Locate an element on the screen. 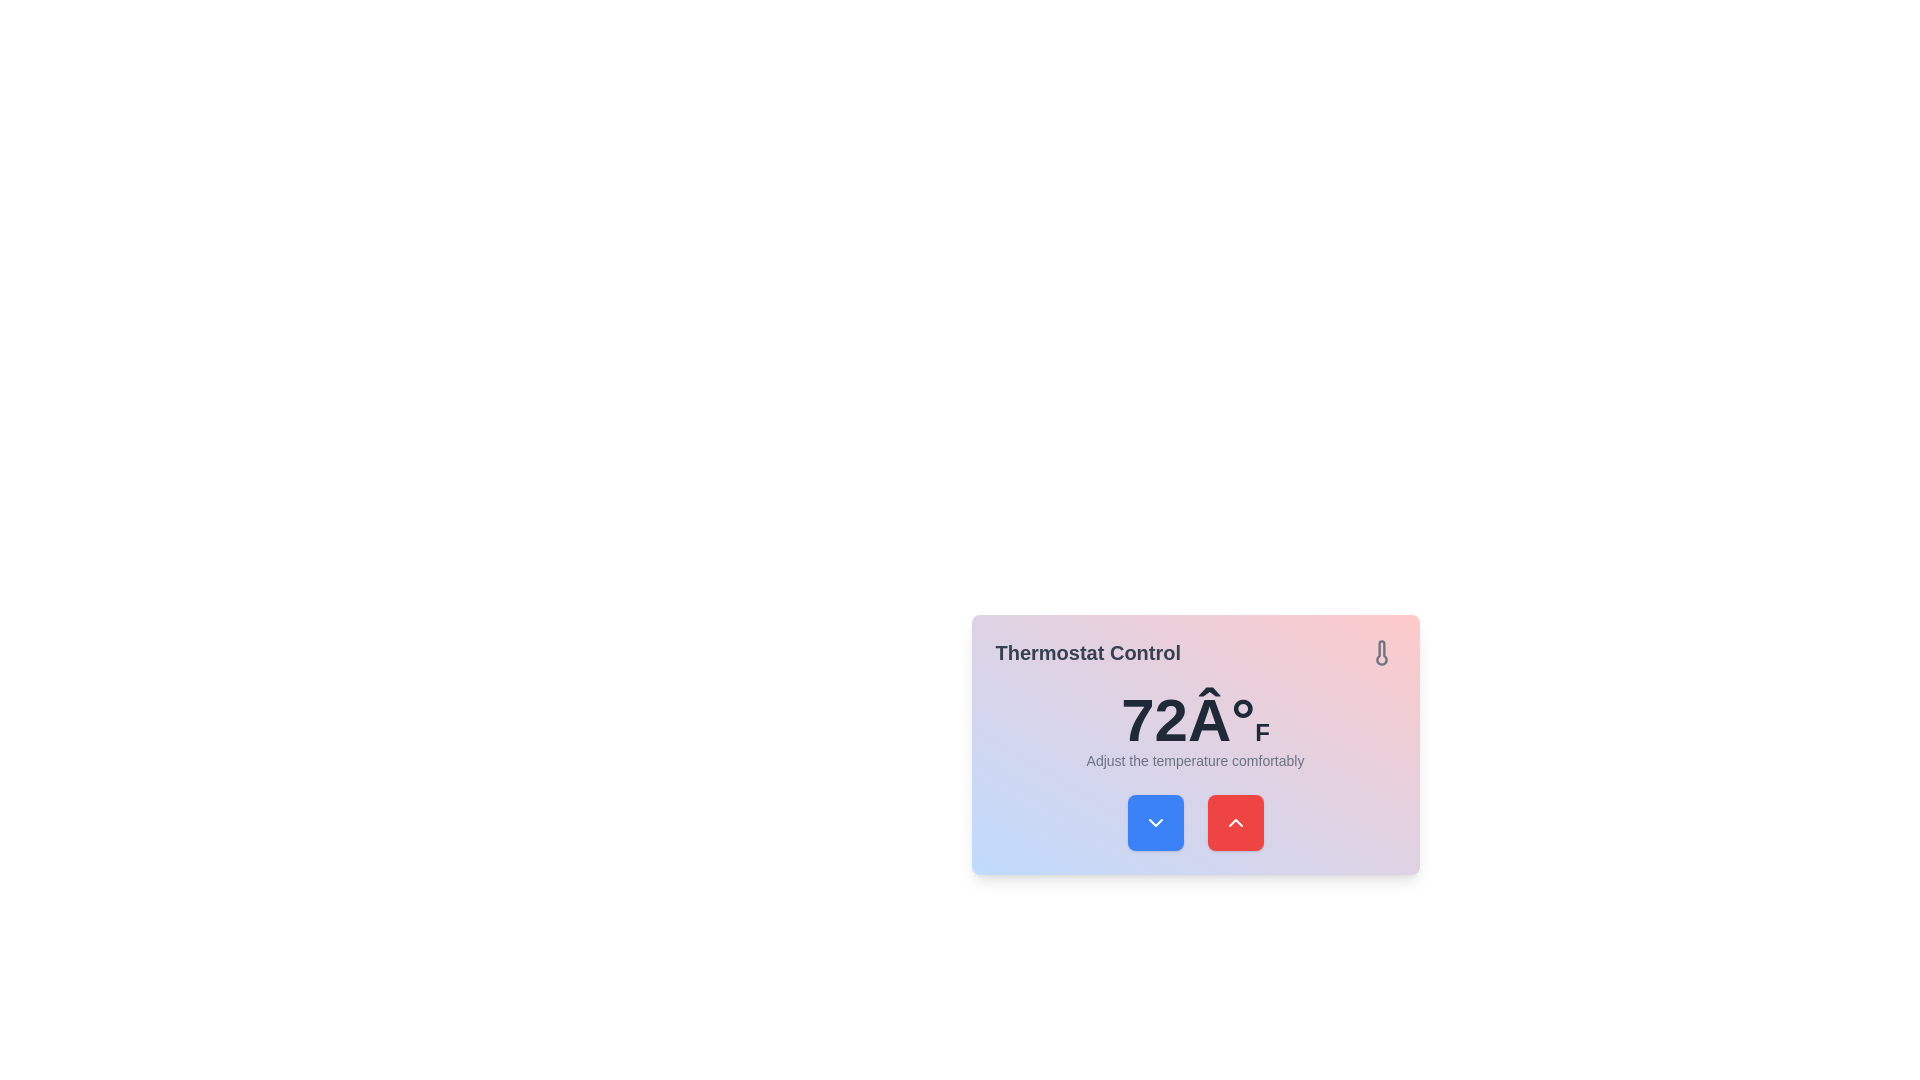 The image size is (1920, 1080). the text label displaying 'Adjust the temperature comfortably', which is located beneath the temperature display '72°F' within a card-like UI structure is located at coordinates (1195, 760).